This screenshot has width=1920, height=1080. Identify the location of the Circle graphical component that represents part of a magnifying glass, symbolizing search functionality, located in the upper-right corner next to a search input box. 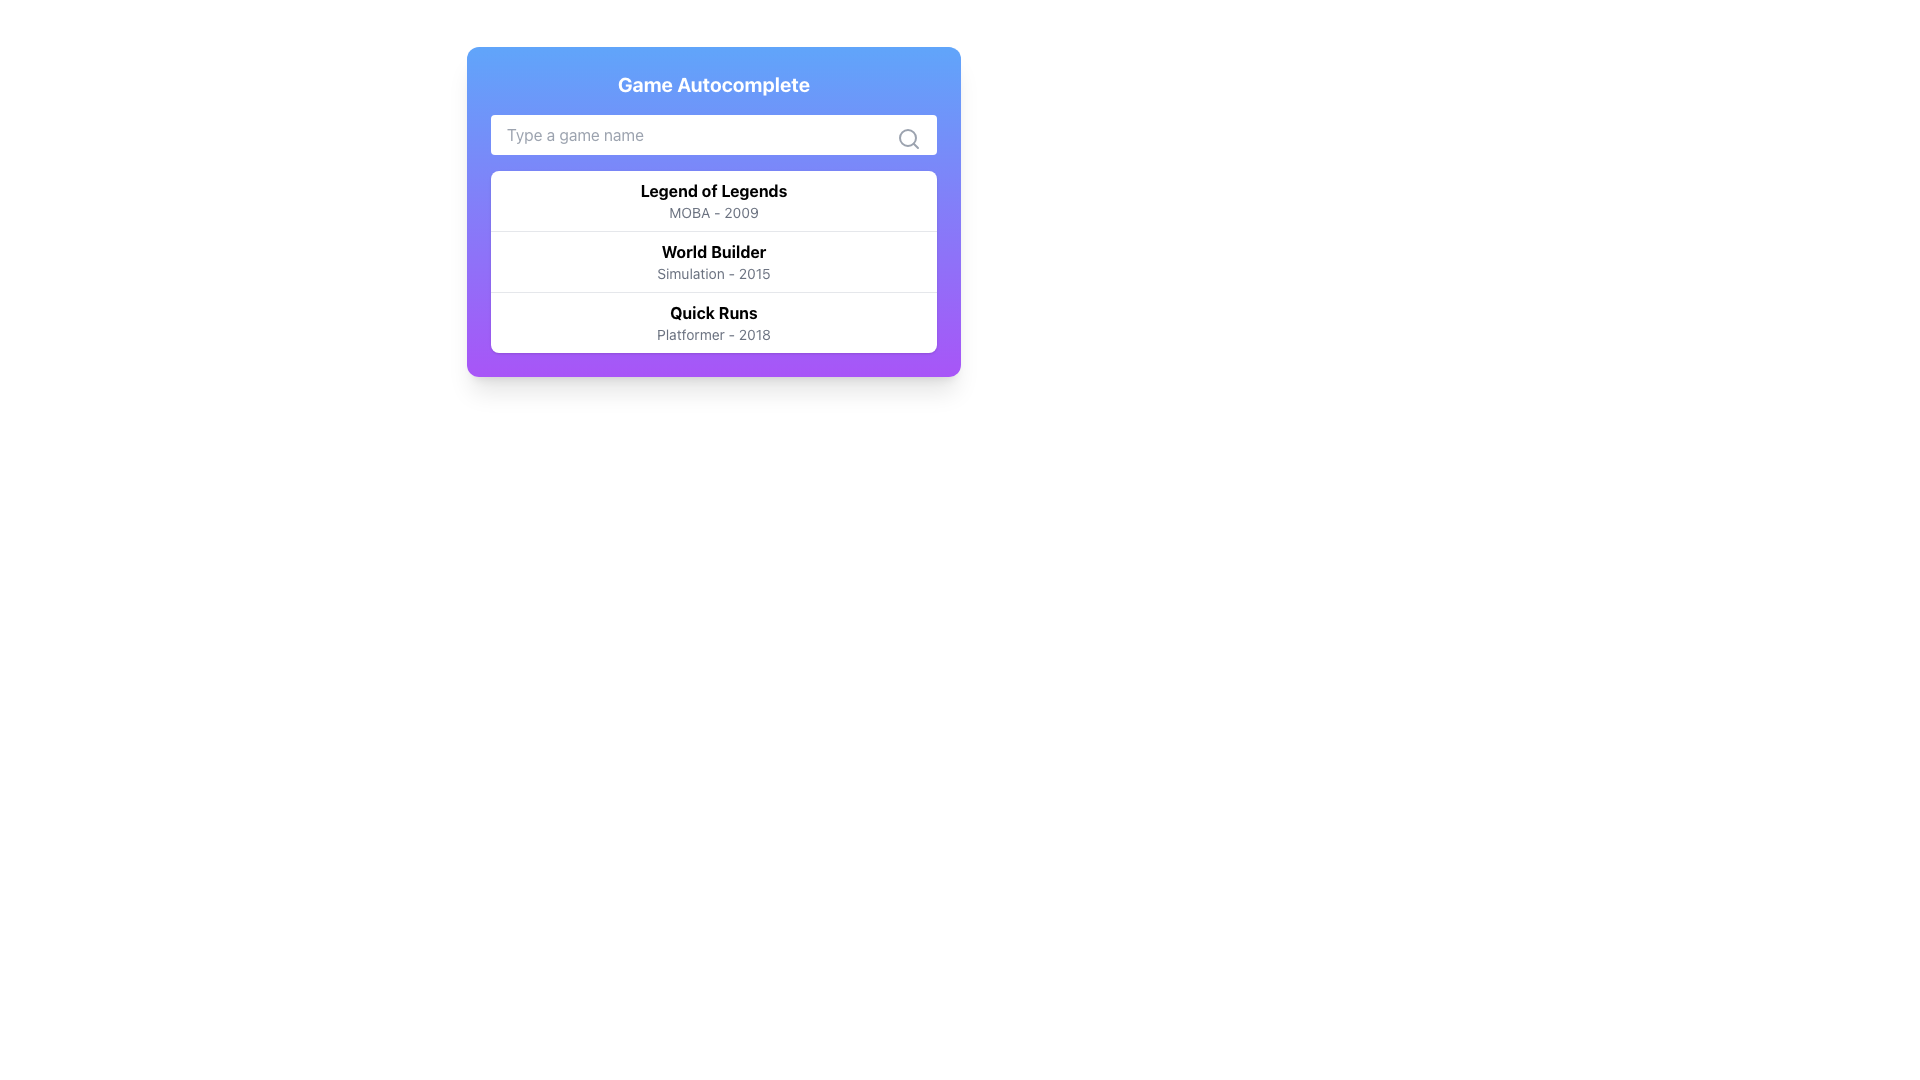
(906, 137).